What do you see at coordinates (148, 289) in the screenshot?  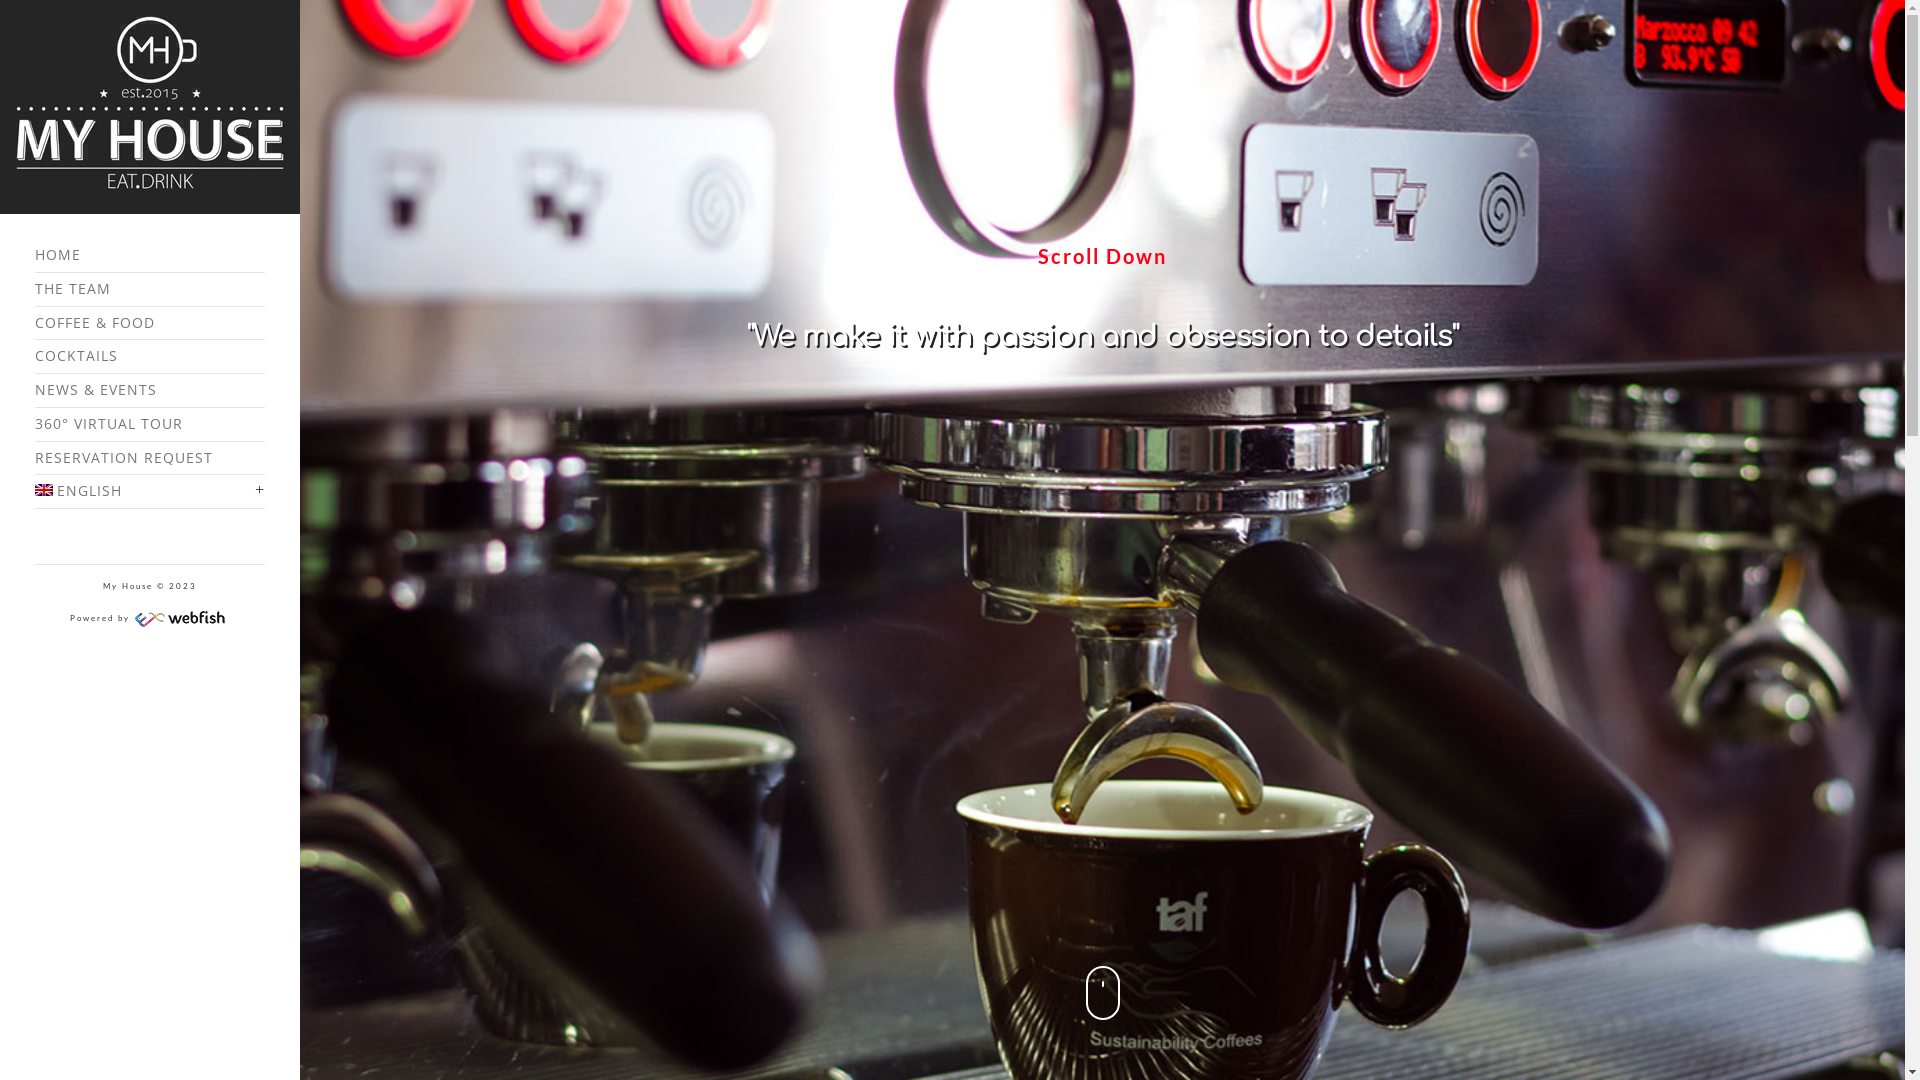 I see `'THE TEAM'` at bounding box center [148, 289].